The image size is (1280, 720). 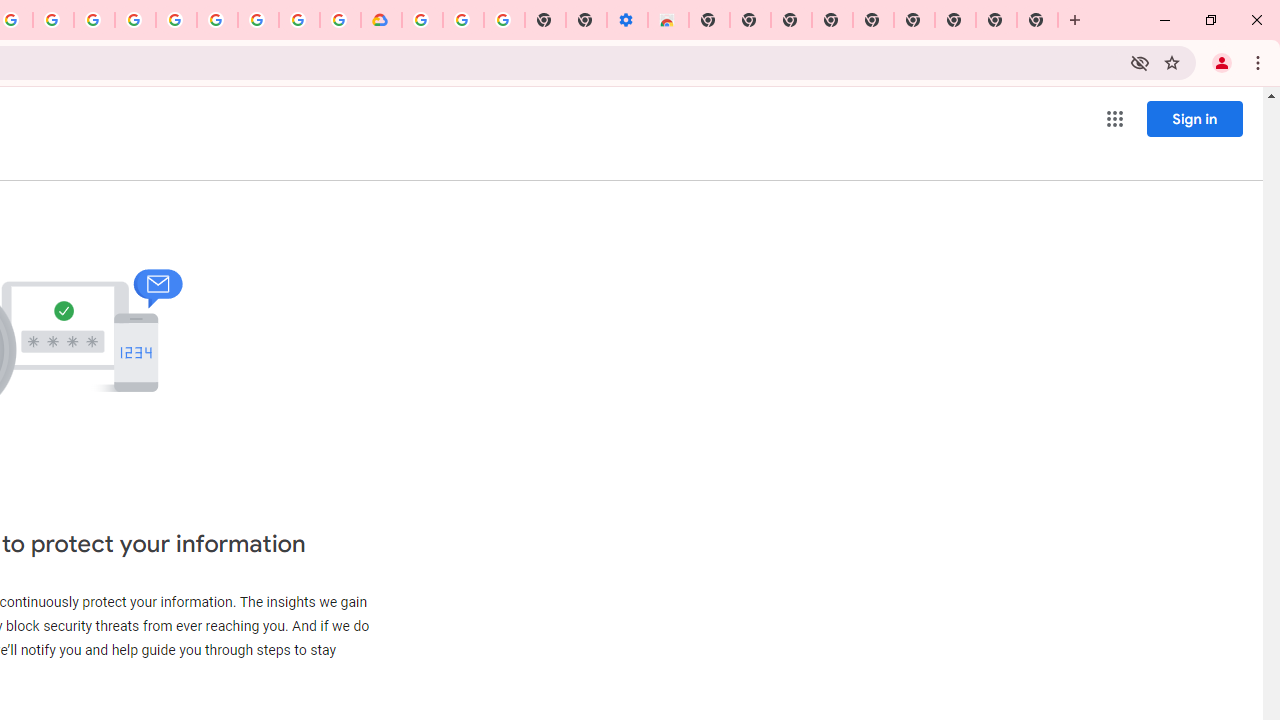 I want to click on 'Ad Settings', so click(x=134, y=20).